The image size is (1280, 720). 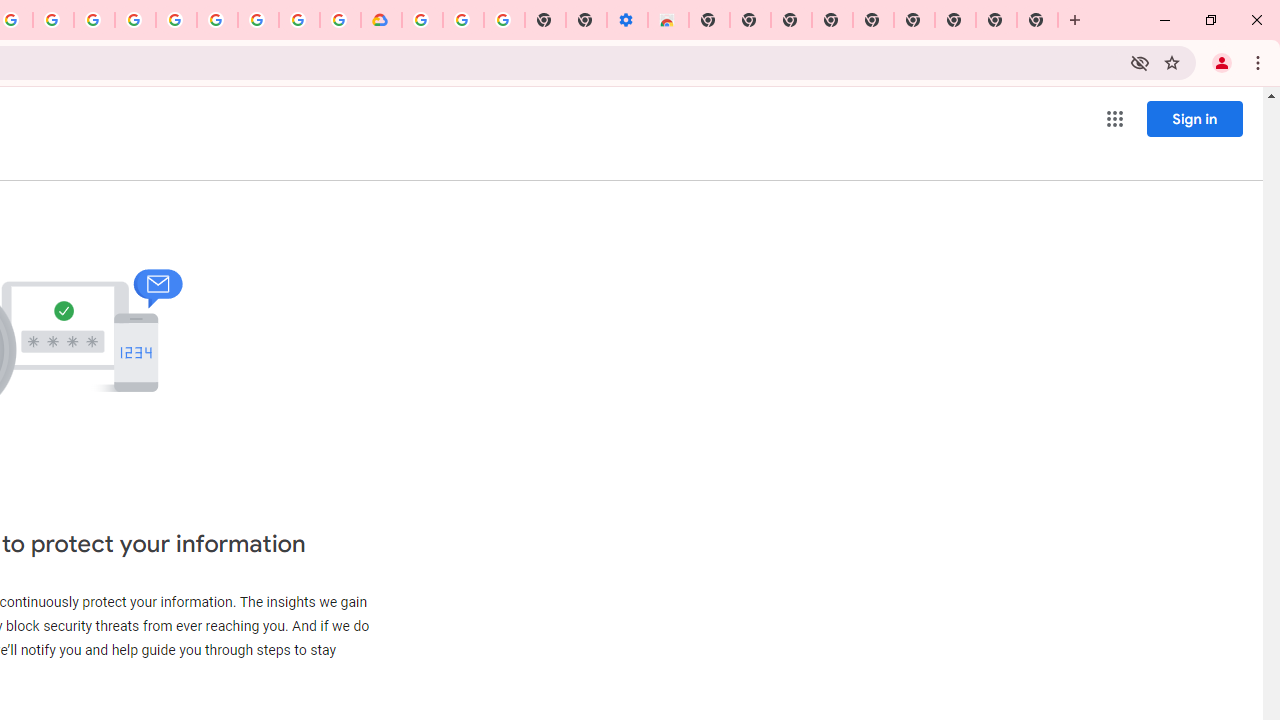 I want to click on 'Ad Settings', so click(x=134, y=20).